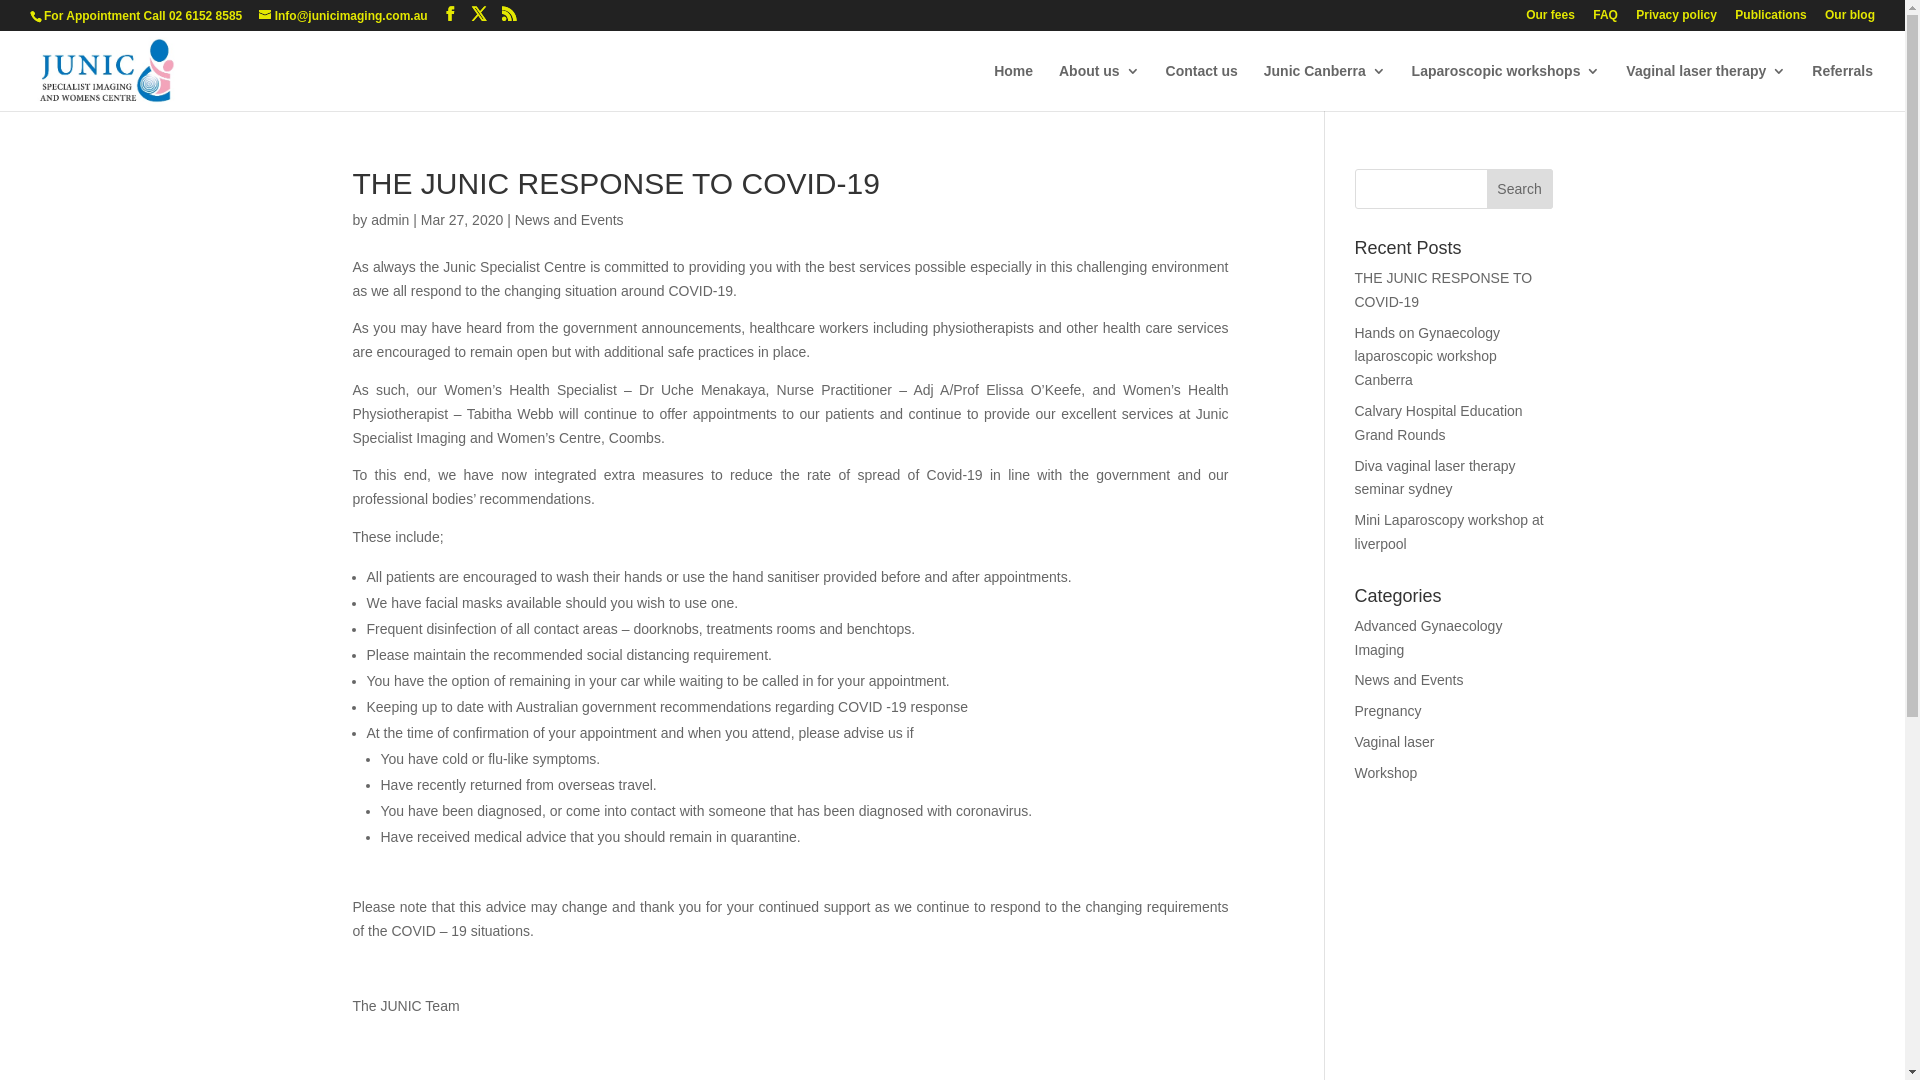 Image resolution: width=1920 pixels, height=1080 pixels. Describe the element at coordinates (1437, 422) in the screenshot. I see `'Calvary Hospital Education Grand Rounds'` at that location.